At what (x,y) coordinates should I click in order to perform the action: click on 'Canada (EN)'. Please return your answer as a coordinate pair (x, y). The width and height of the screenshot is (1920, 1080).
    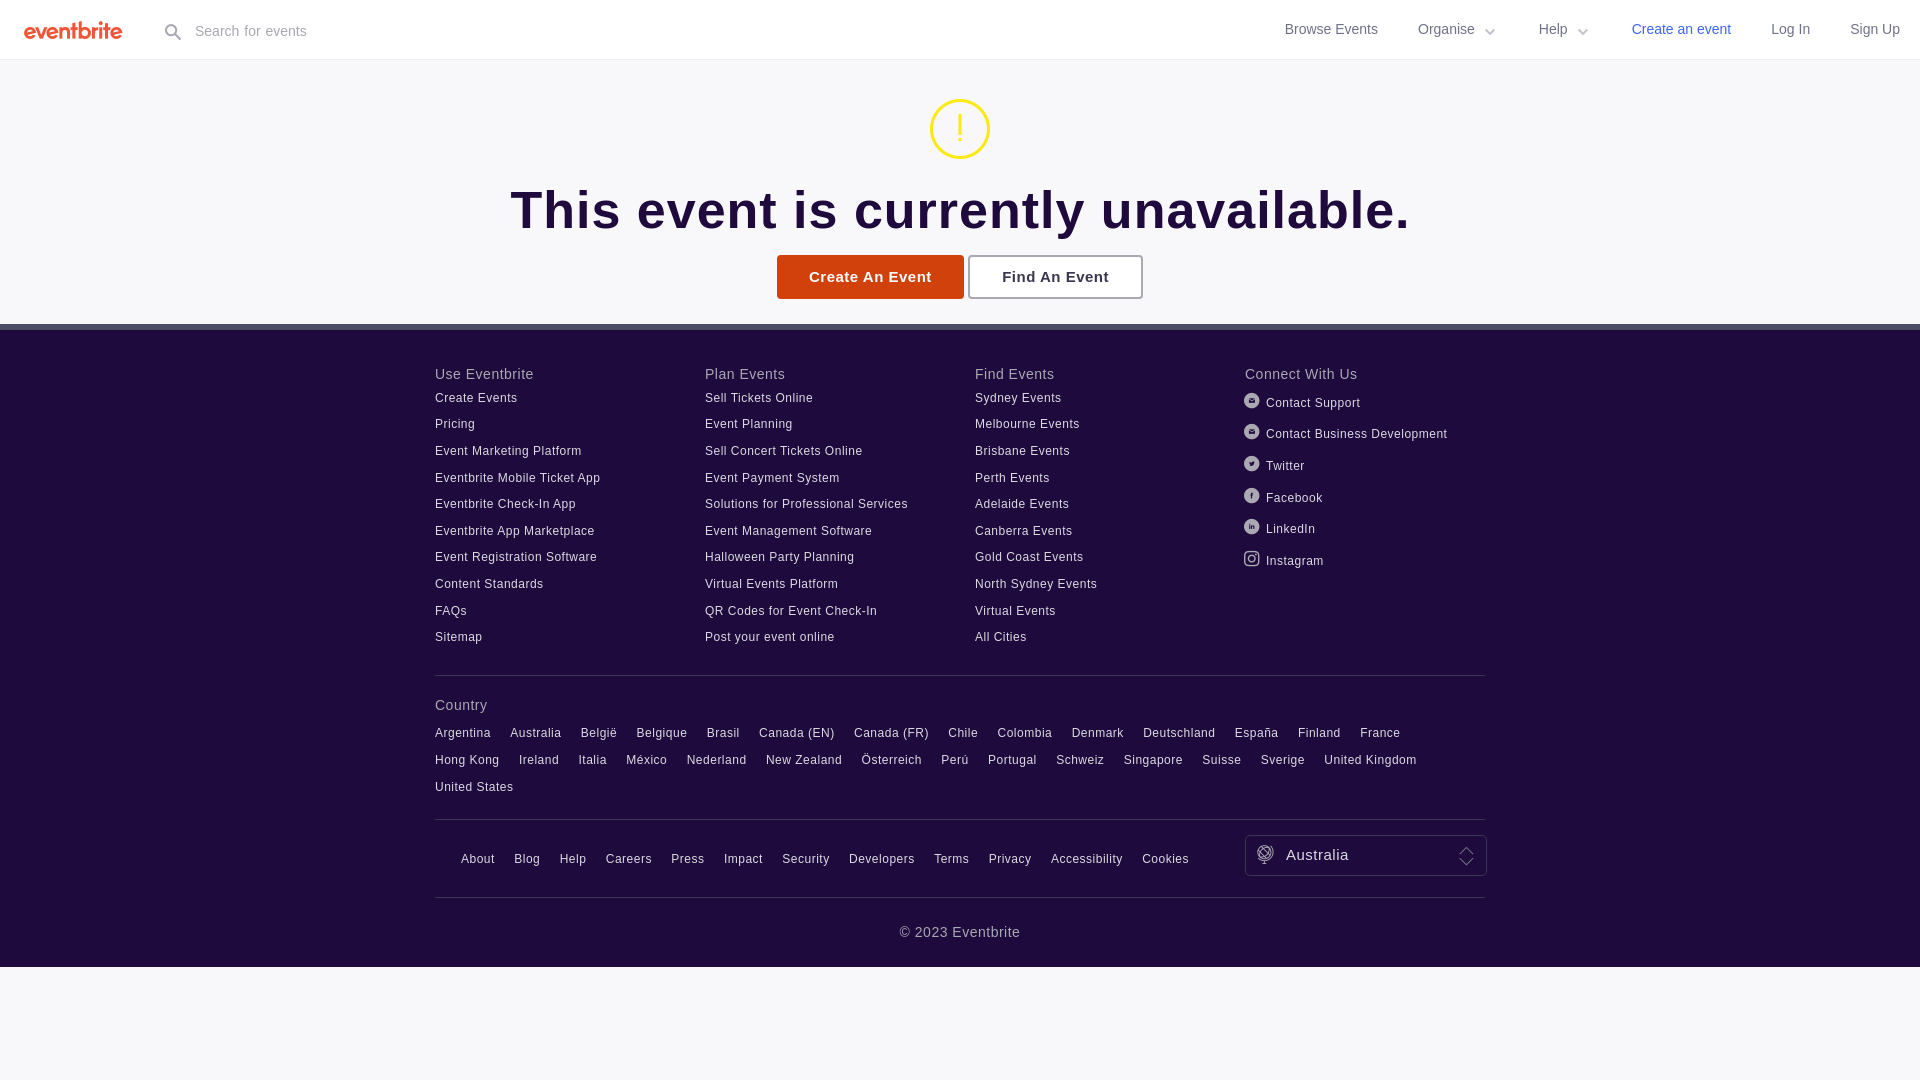
    Looking at the image, I should click on (795, 732).